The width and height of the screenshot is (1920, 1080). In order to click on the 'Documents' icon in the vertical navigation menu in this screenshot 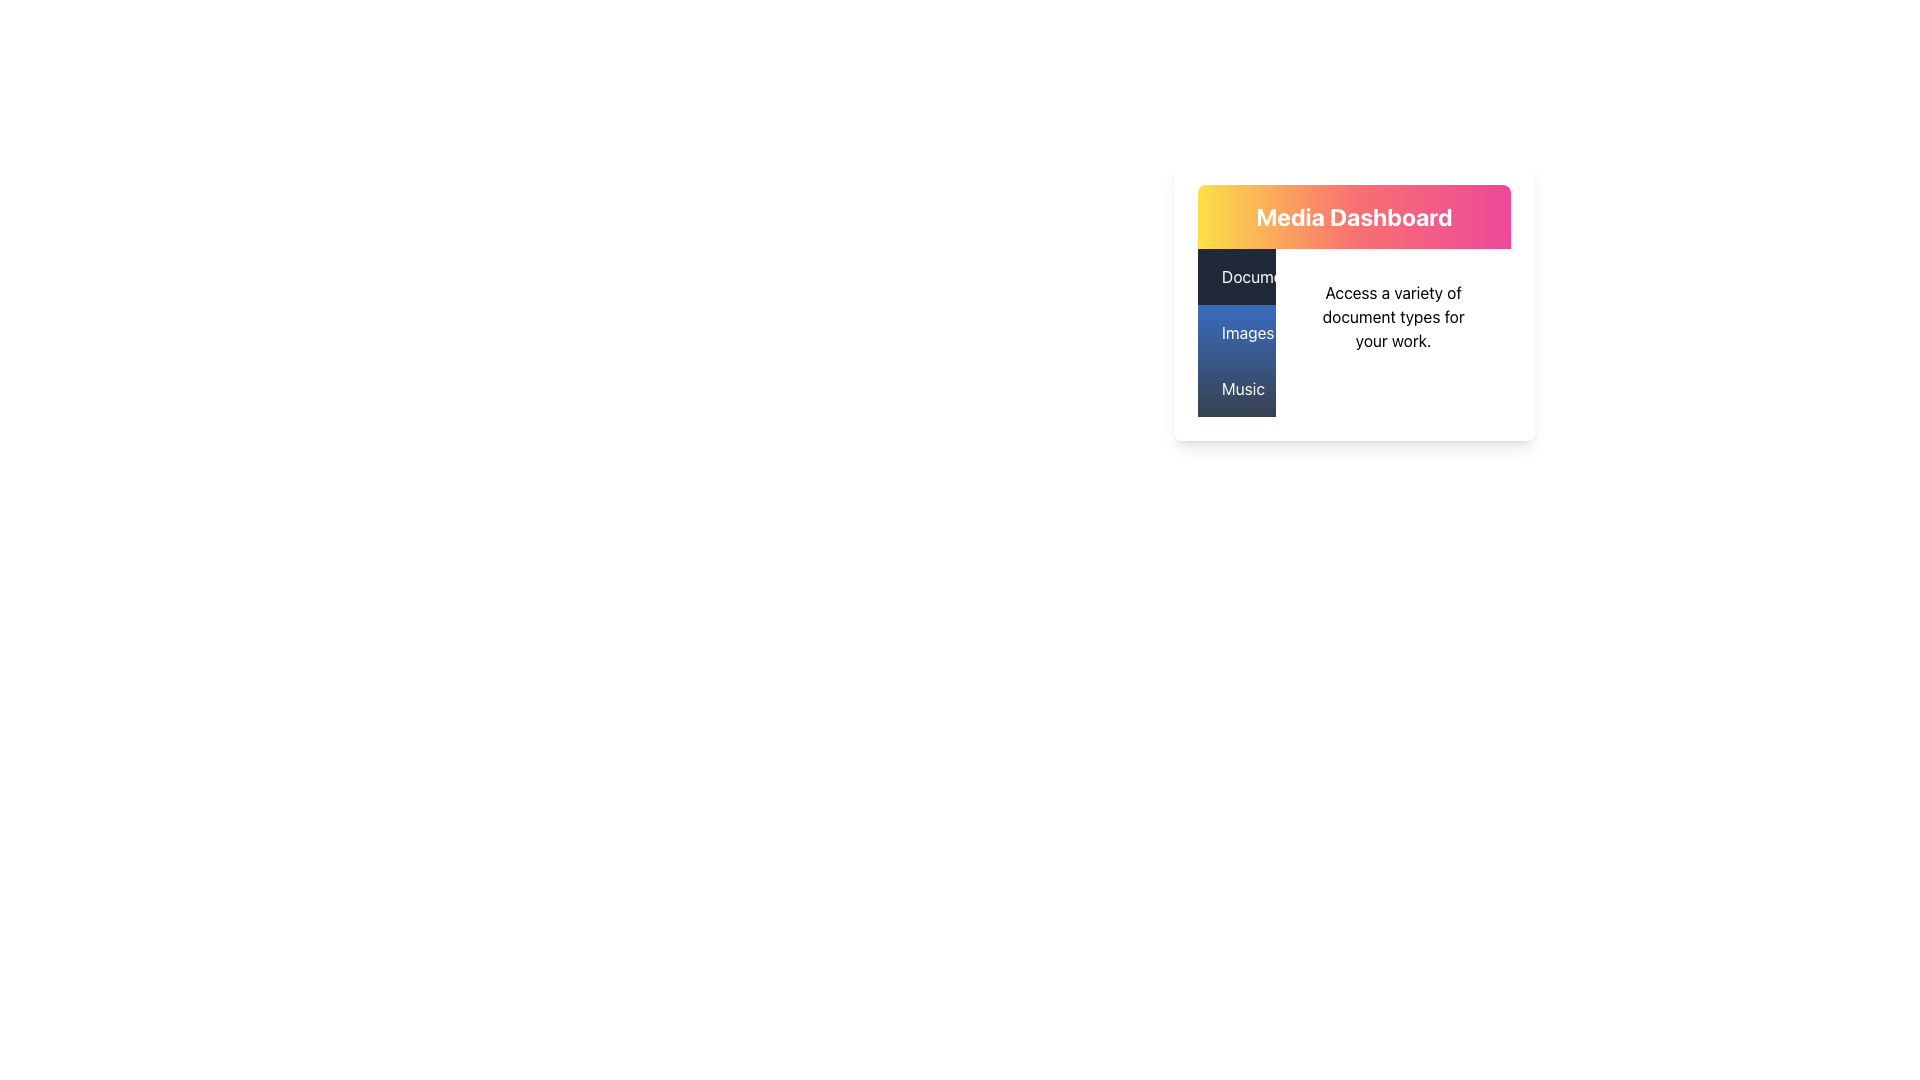, I will do `click(1224, 277)`.